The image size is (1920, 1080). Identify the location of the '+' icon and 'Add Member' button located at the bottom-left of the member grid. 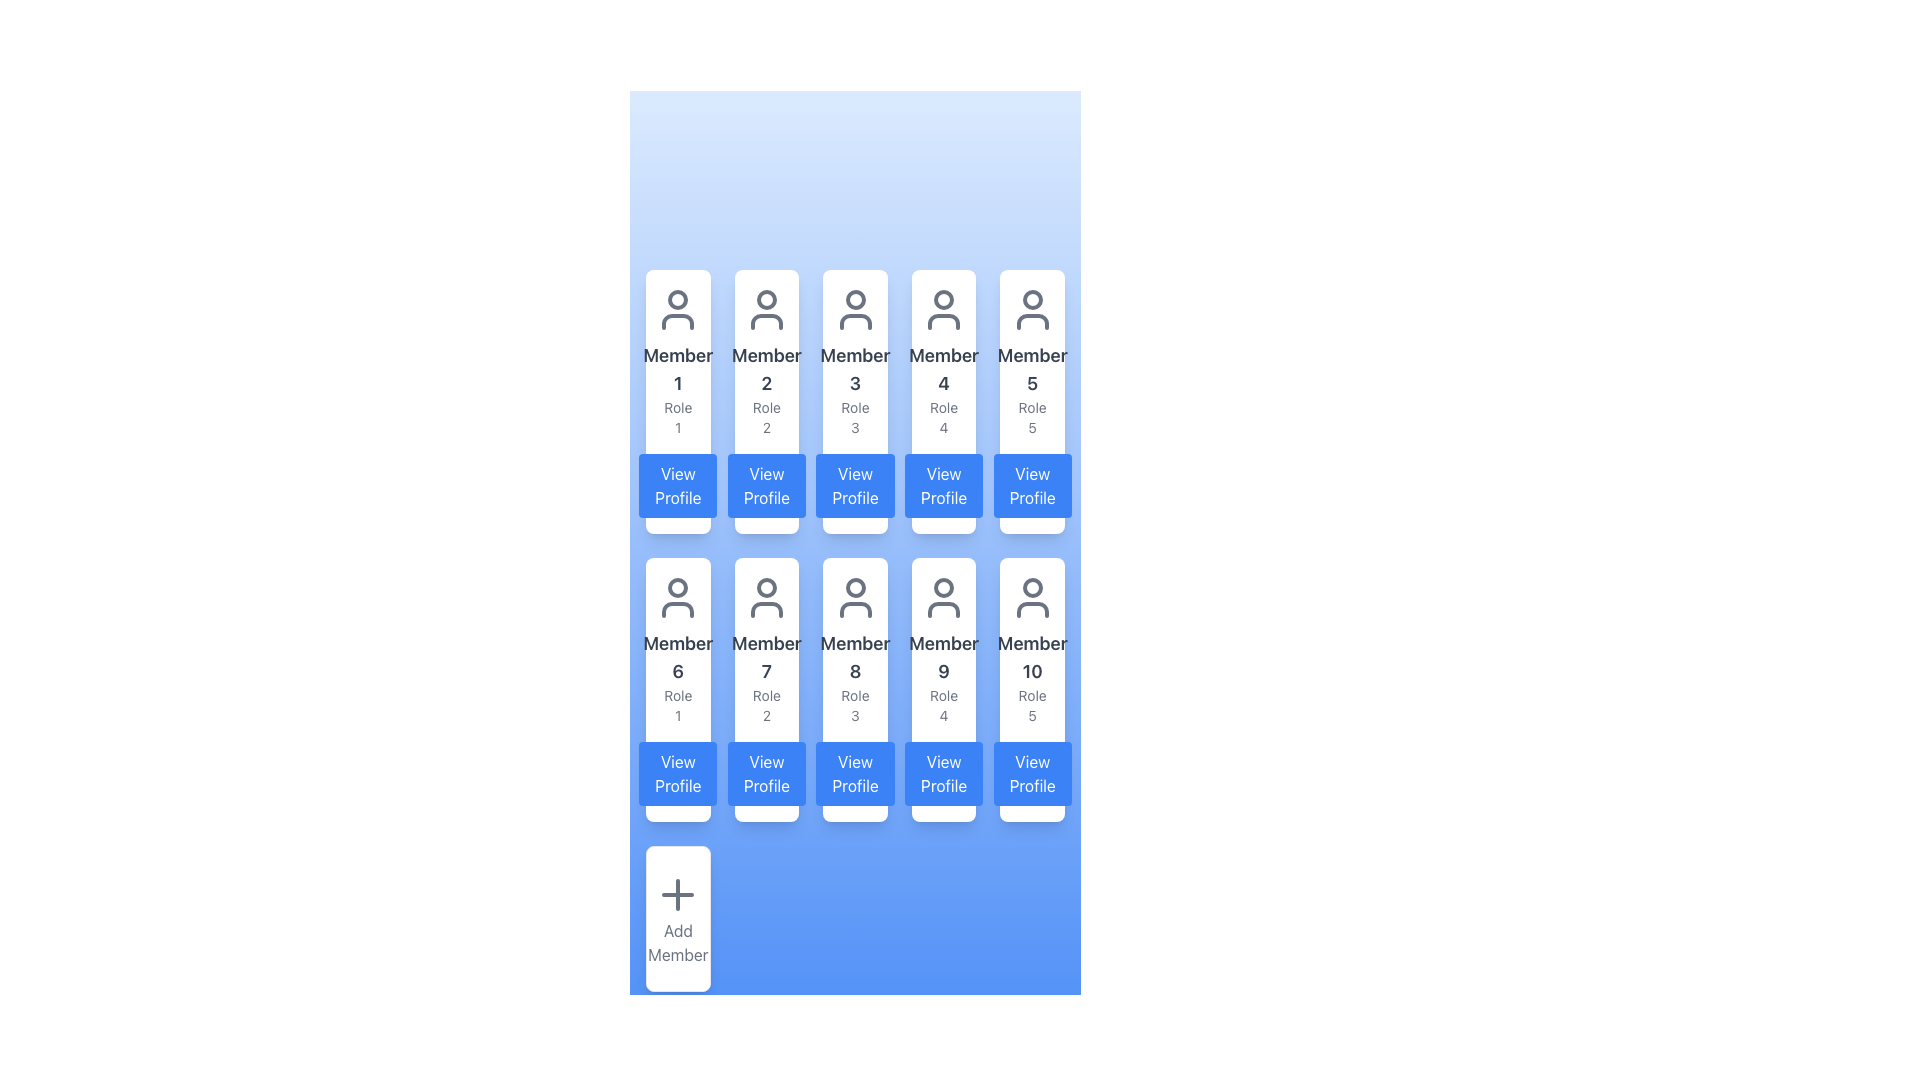
(678, 918).